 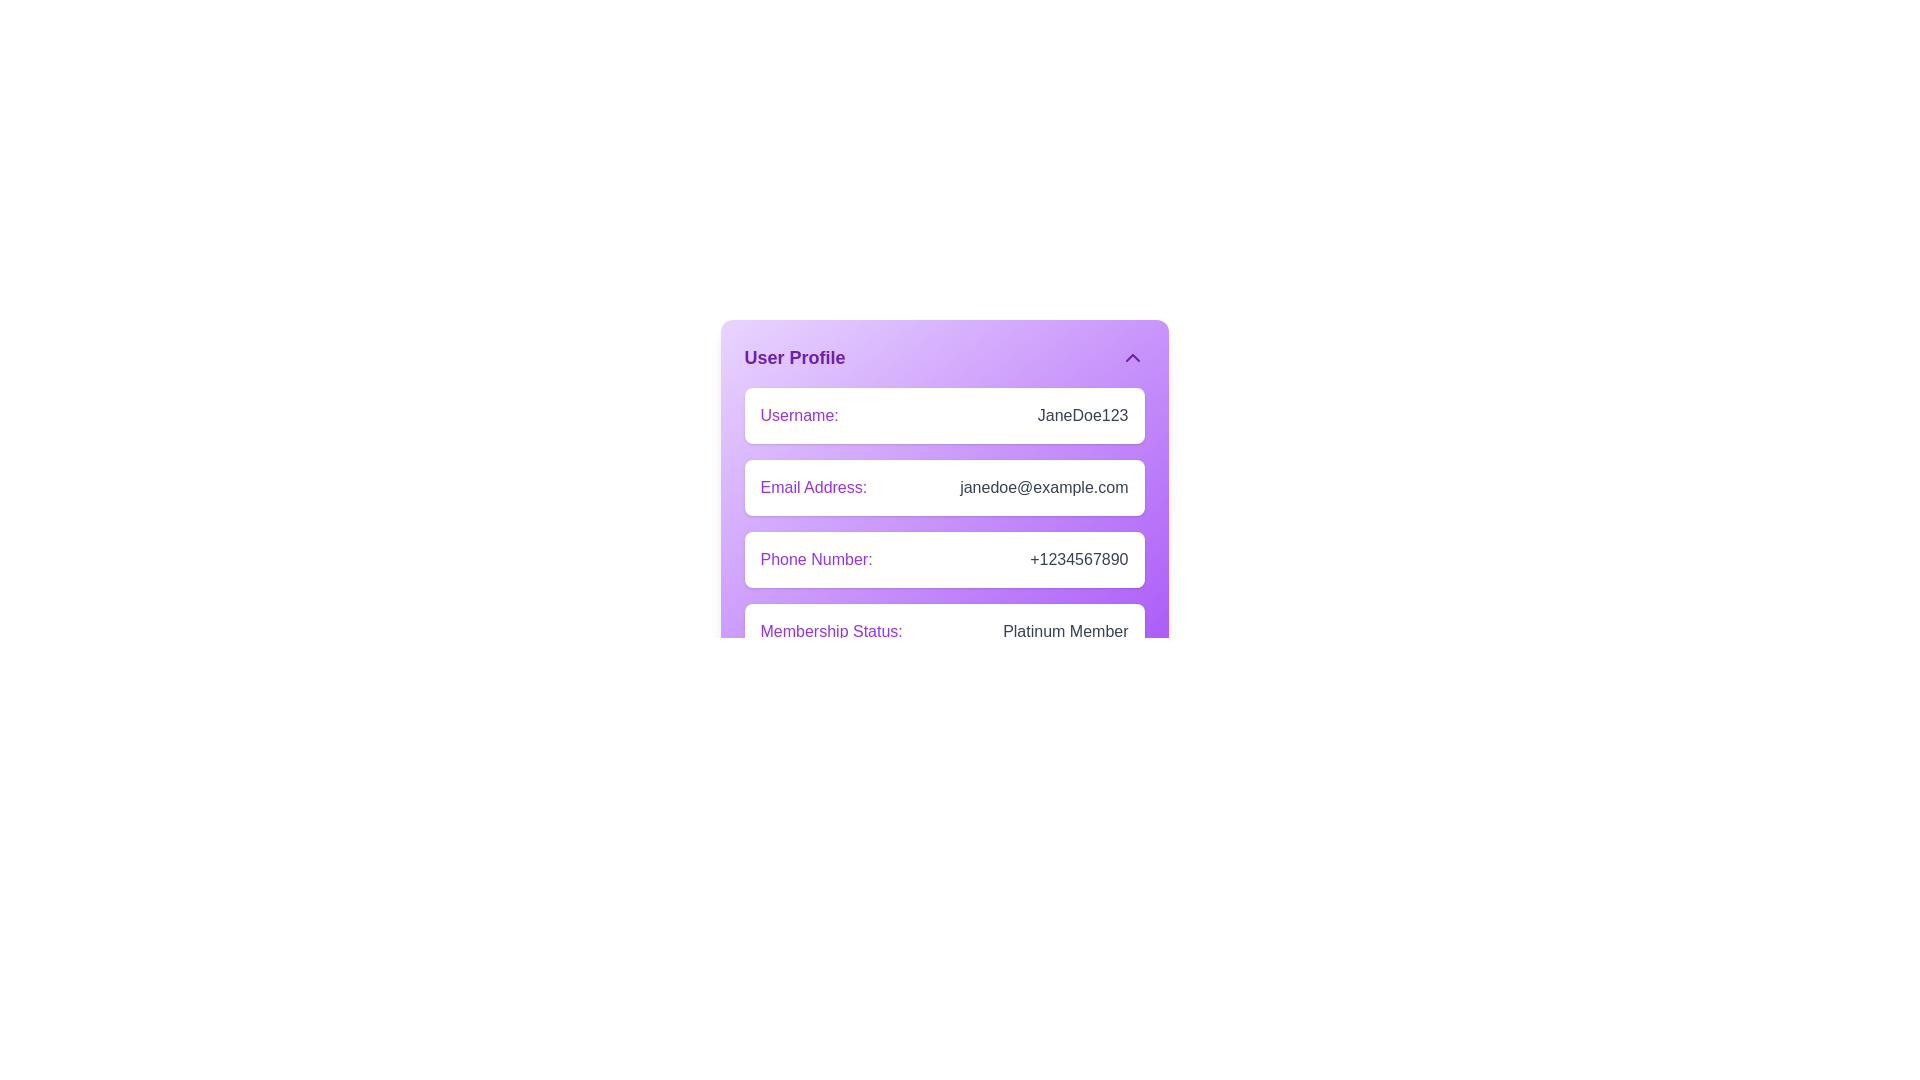 I want to click on the Information display field that shows 'Phone Number:' and the phone number '+1234567890', which is the third element in a vertical list of four sections, so click(x=943, y=559).